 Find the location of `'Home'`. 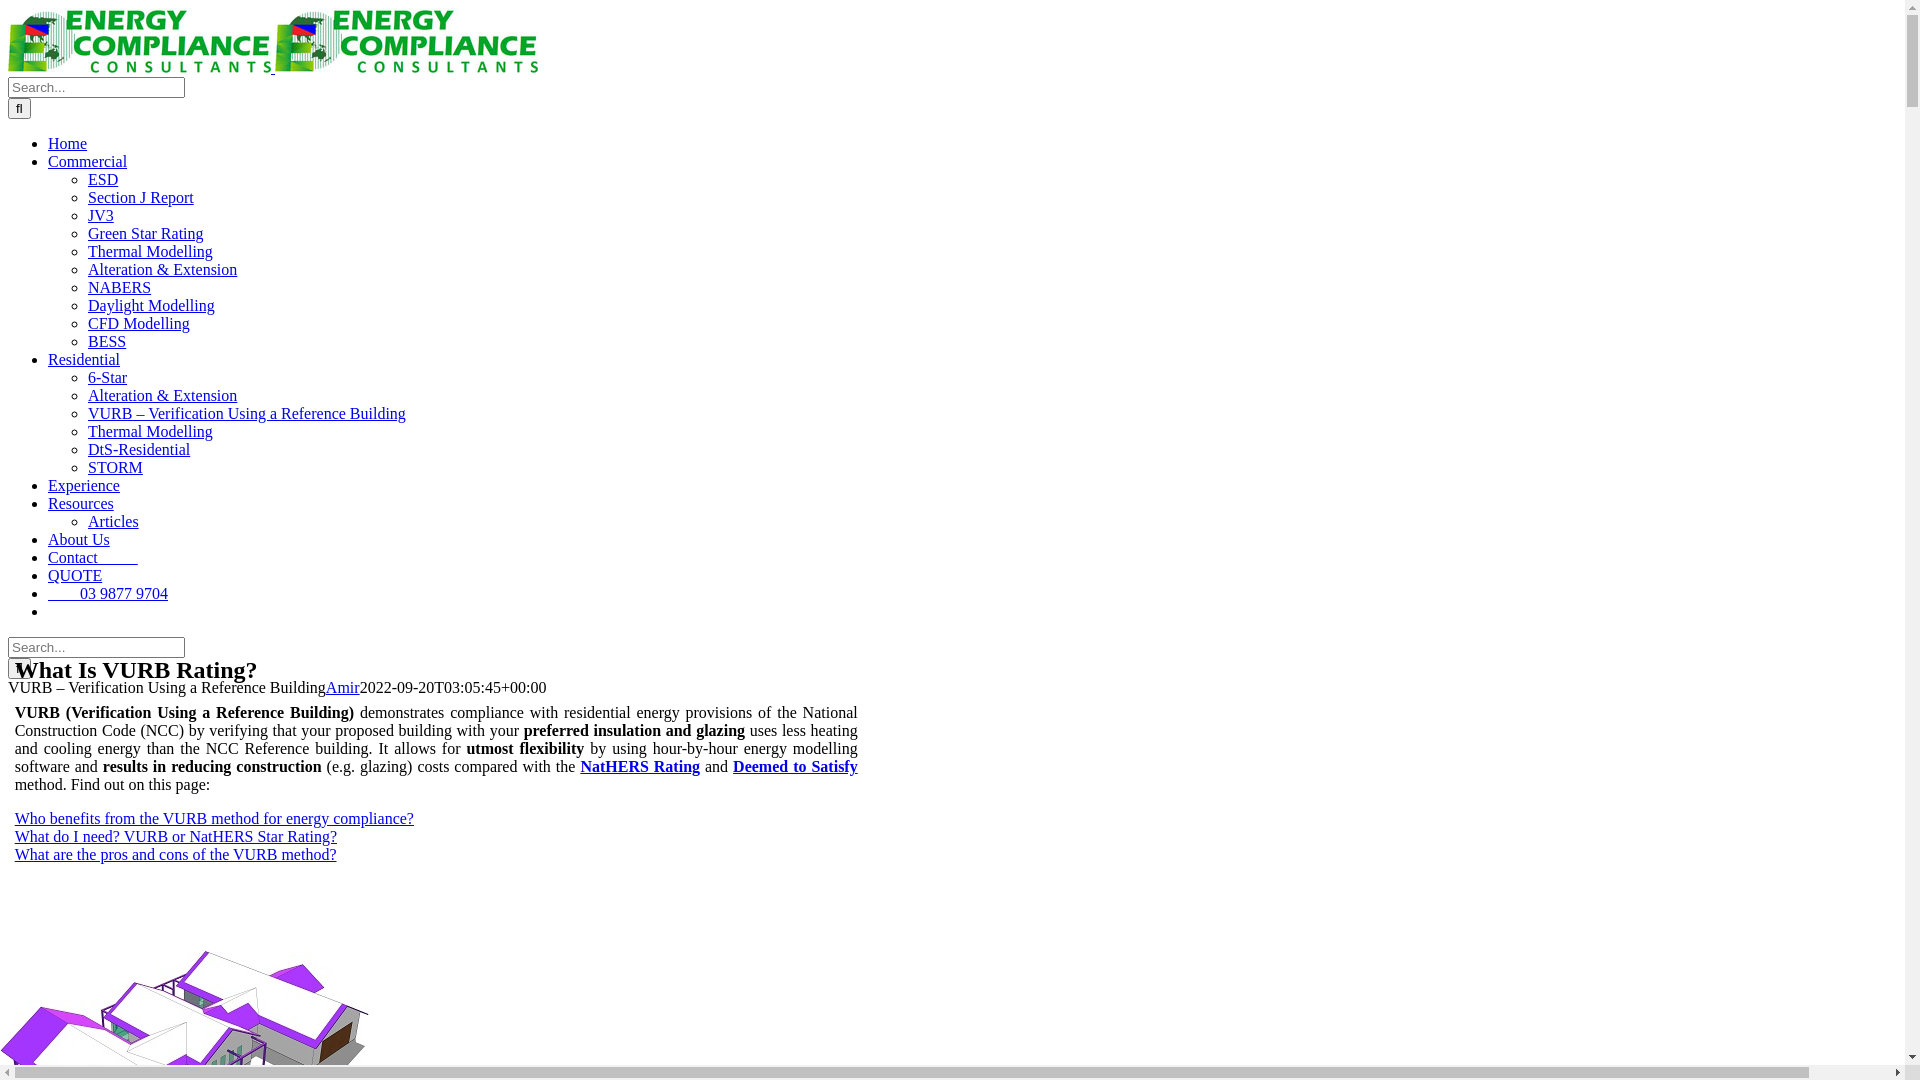

'Home' is located at coordinates (67, 142).